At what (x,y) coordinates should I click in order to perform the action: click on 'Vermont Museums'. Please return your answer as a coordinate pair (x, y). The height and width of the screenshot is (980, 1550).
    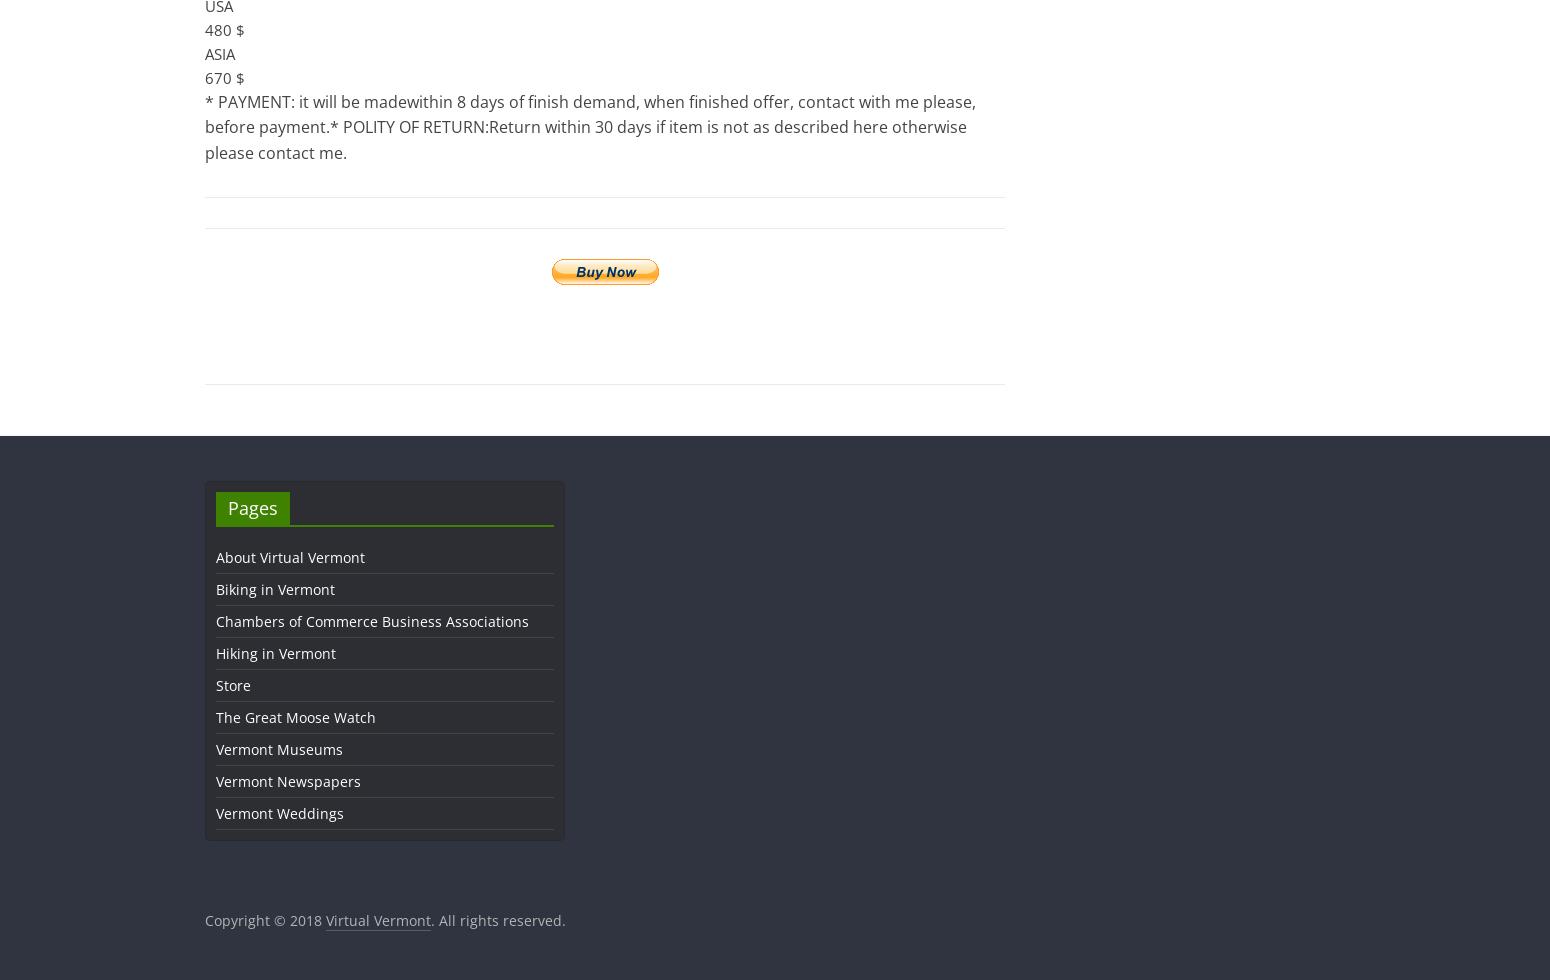
    Looking at the image, I should click on (215, 749).